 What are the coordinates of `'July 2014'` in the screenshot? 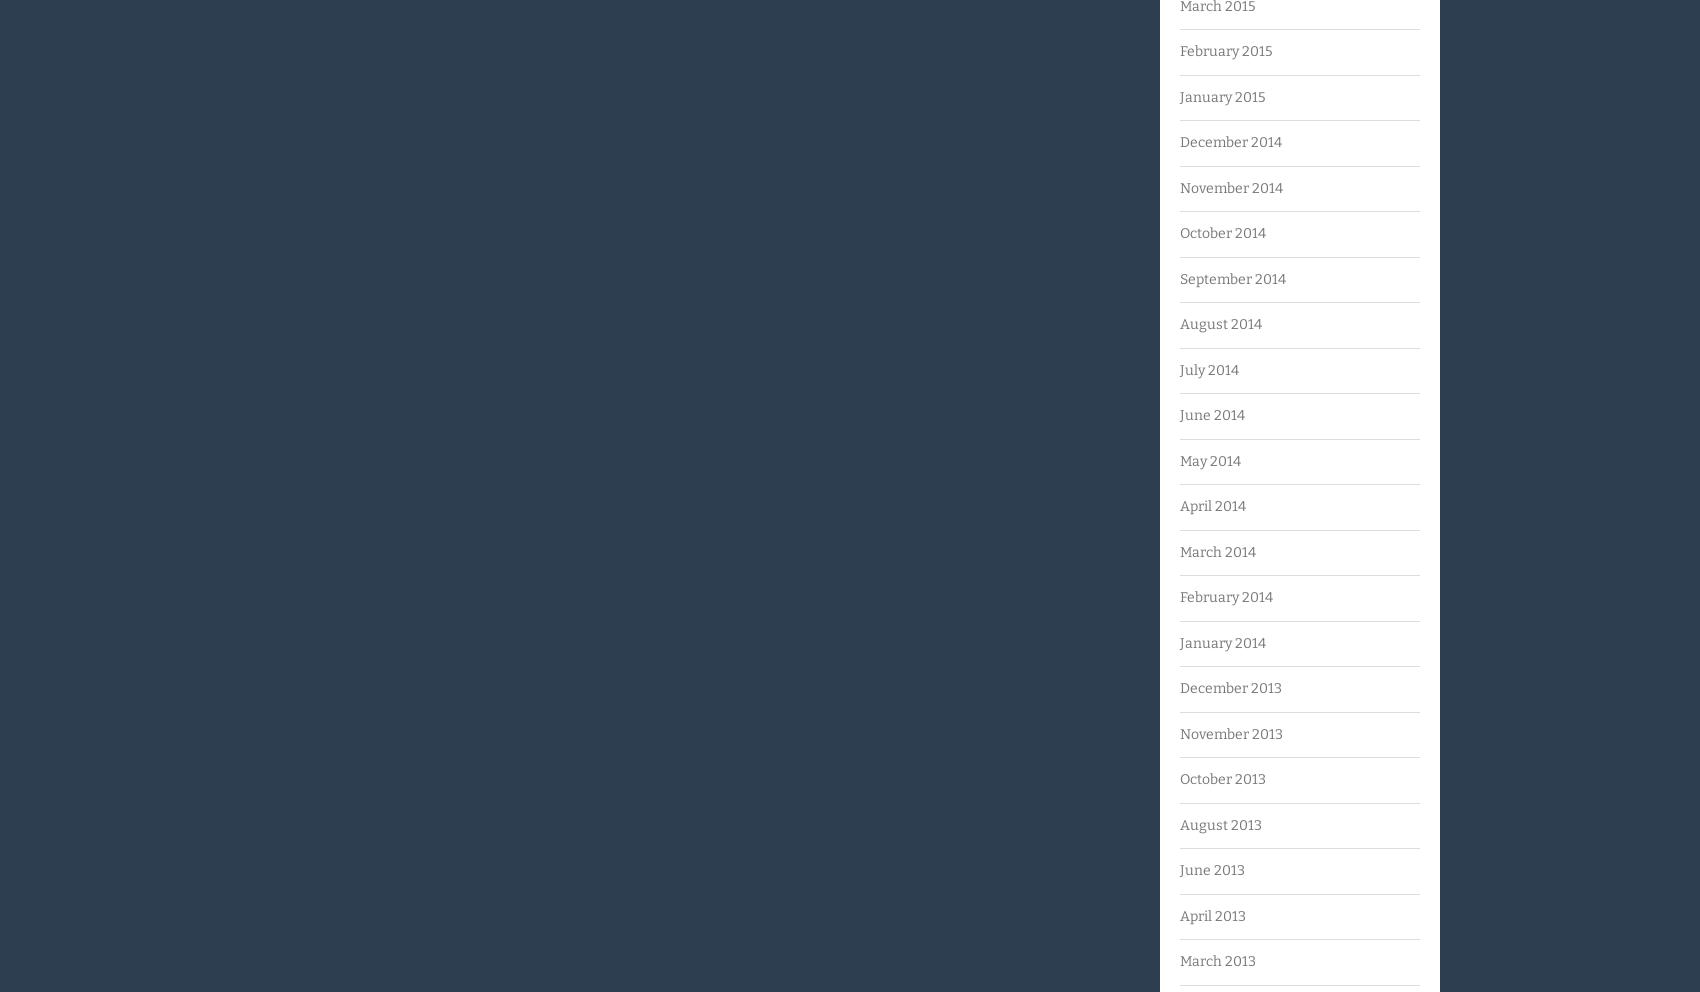 It's located at (1208, 368).